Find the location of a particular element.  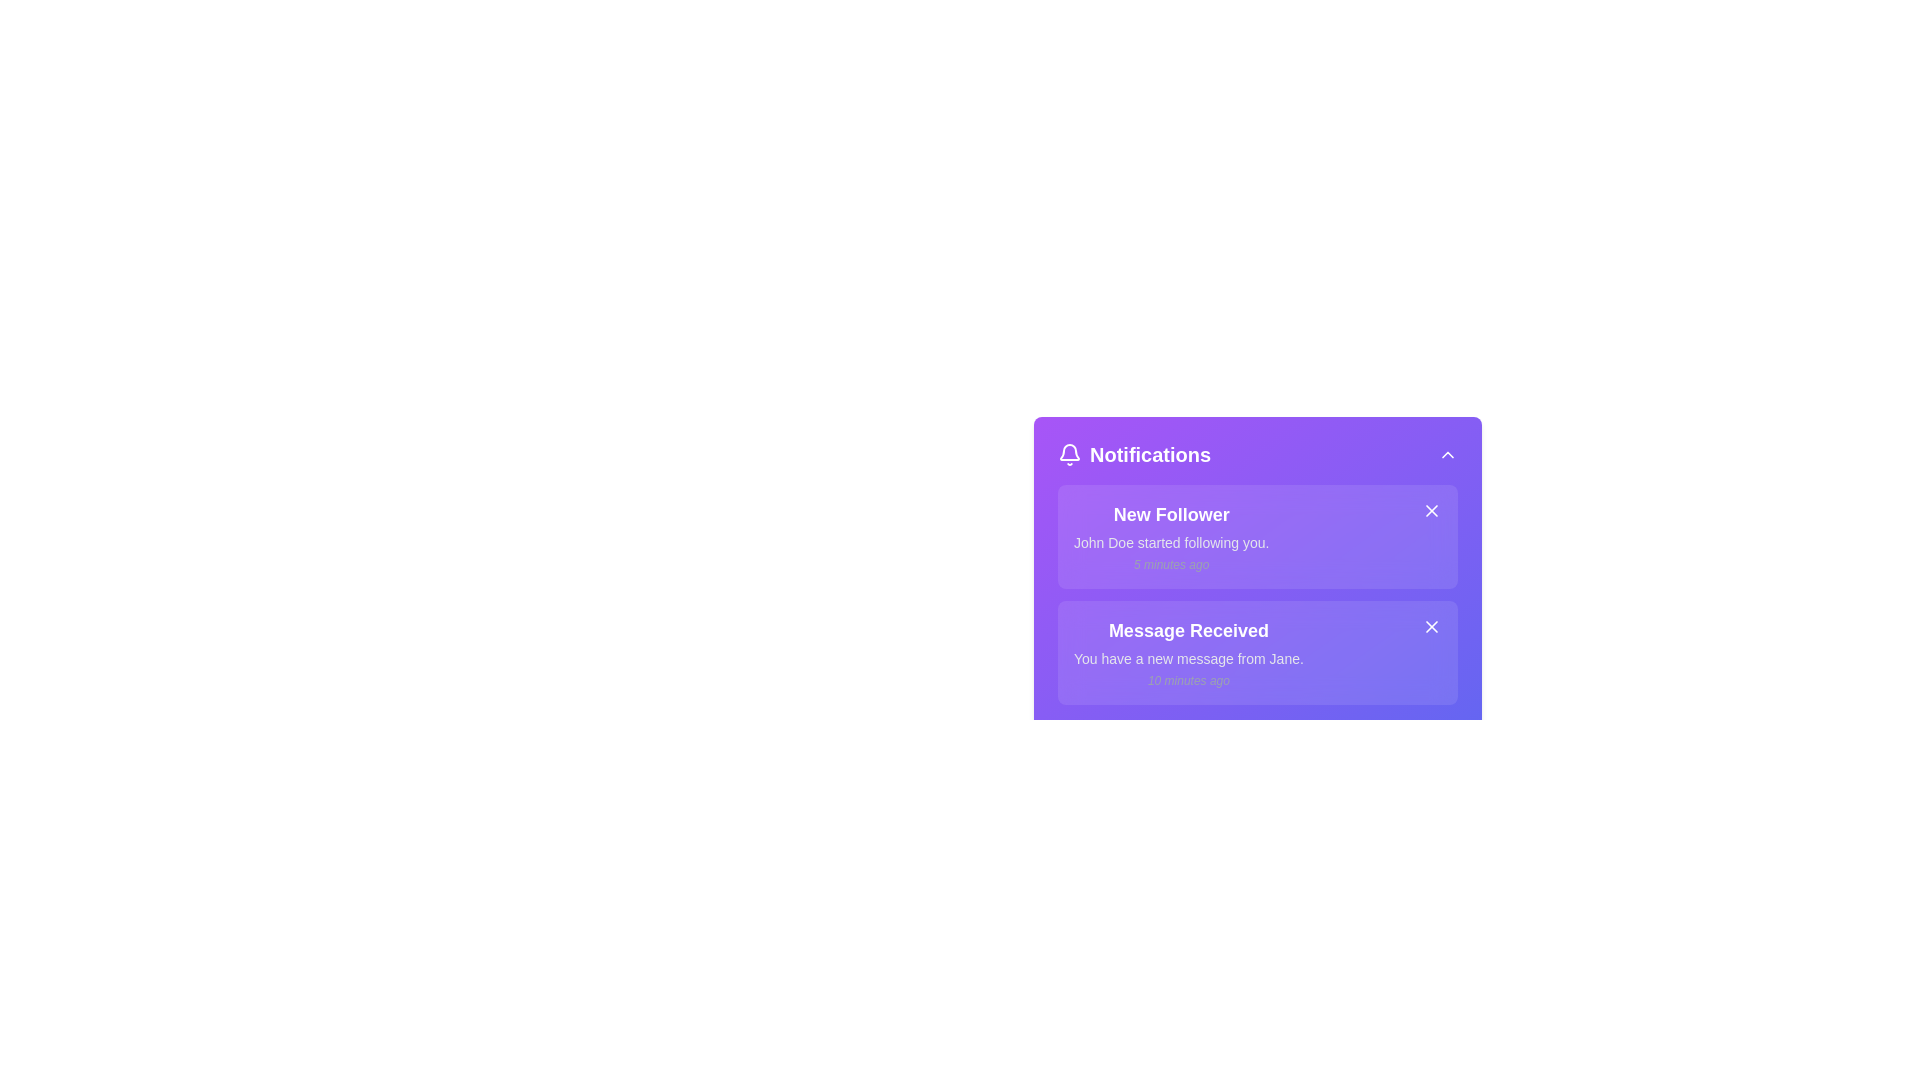

the white bell icon on the purple background located at the top-left corner of the notification panel, preceding the text label 'Notifications' is located at coordinates (1069, 455).